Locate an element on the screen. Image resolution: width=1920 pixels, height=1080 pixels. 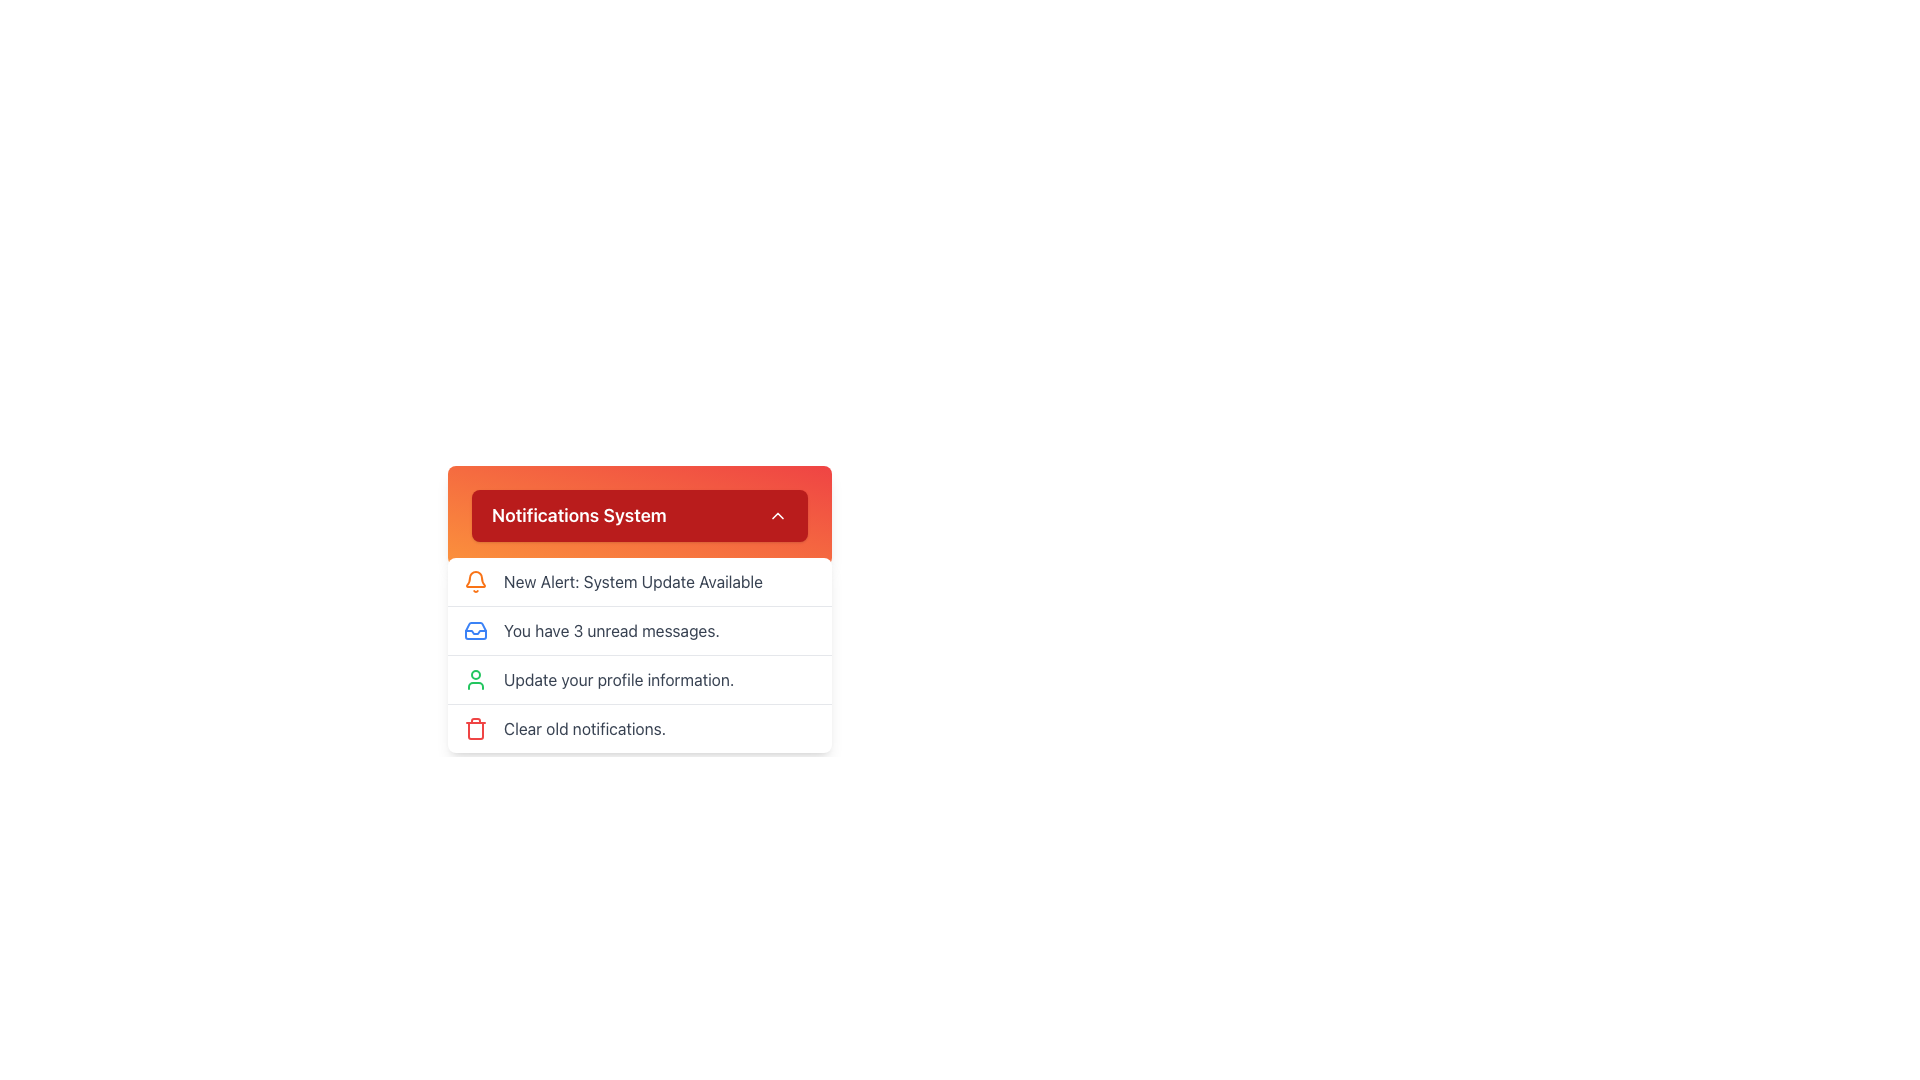
the informational Text label that conveys a notification message about a system update, located in the first entry of the notification dropdown menu is located at coordinates (632, 582).